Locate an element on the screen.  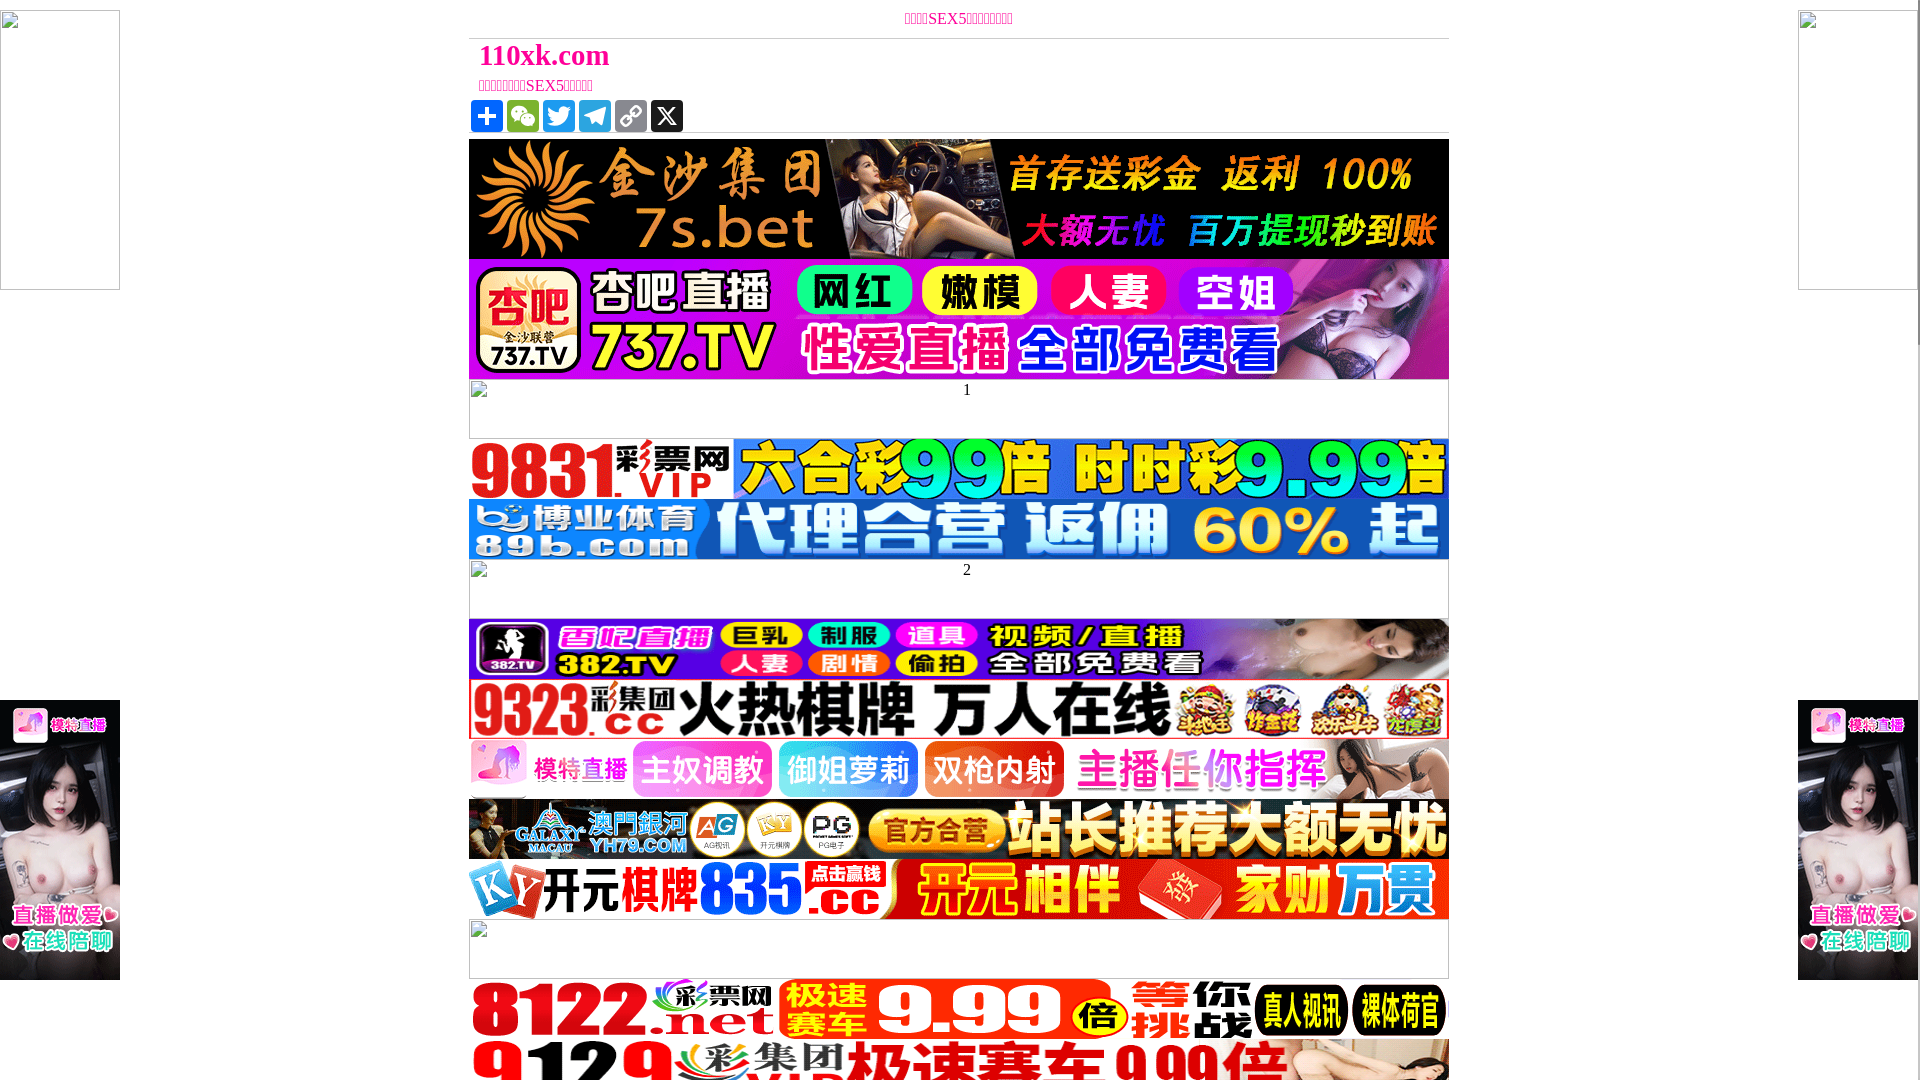
'WeChat' is located at coordinates (523, 115).